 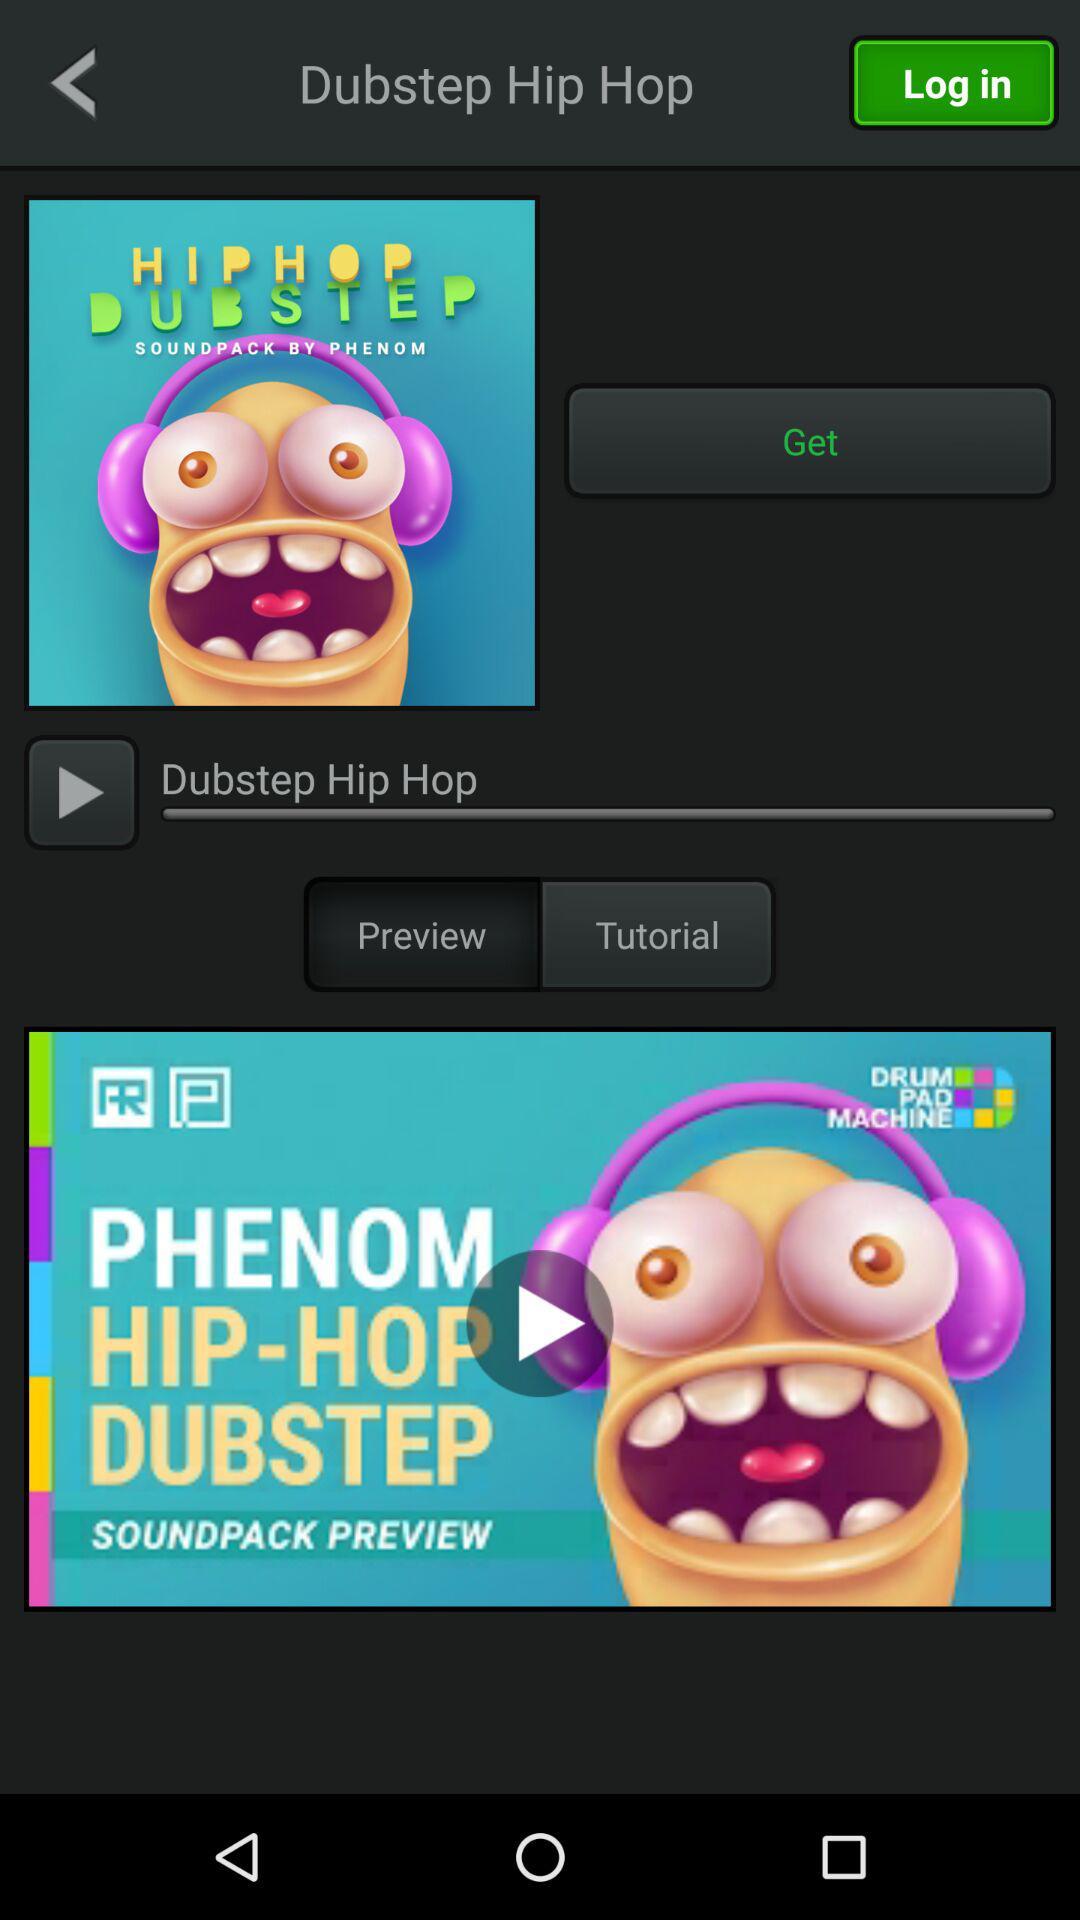 What do you see at coordinates (281, 451) in the screenshot?
I see `icon to the left of the get icon` at bounding box center [281, 451].